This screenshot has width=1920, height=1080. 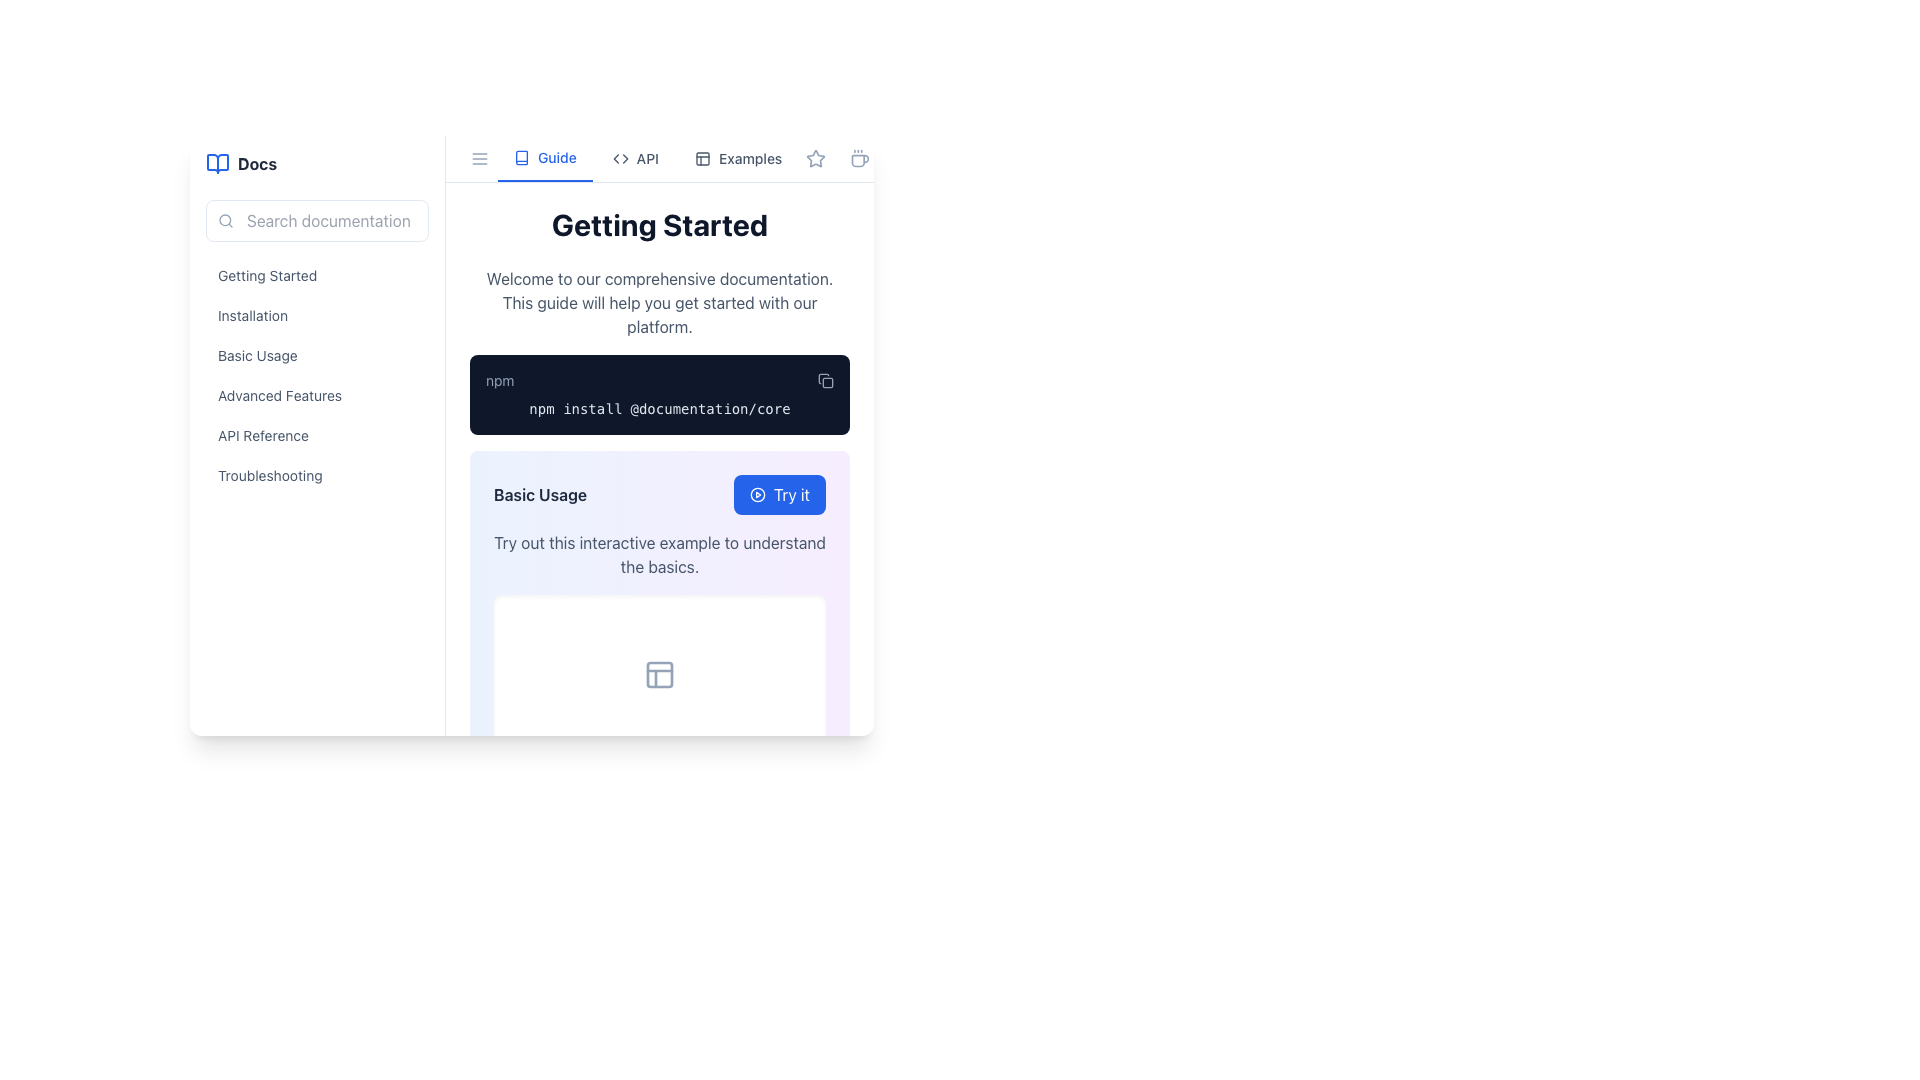 What do you see at coordinates (648, 157) in the screenshot?
I see `the 'API' navigation tab` at bounding box center [648, 157].